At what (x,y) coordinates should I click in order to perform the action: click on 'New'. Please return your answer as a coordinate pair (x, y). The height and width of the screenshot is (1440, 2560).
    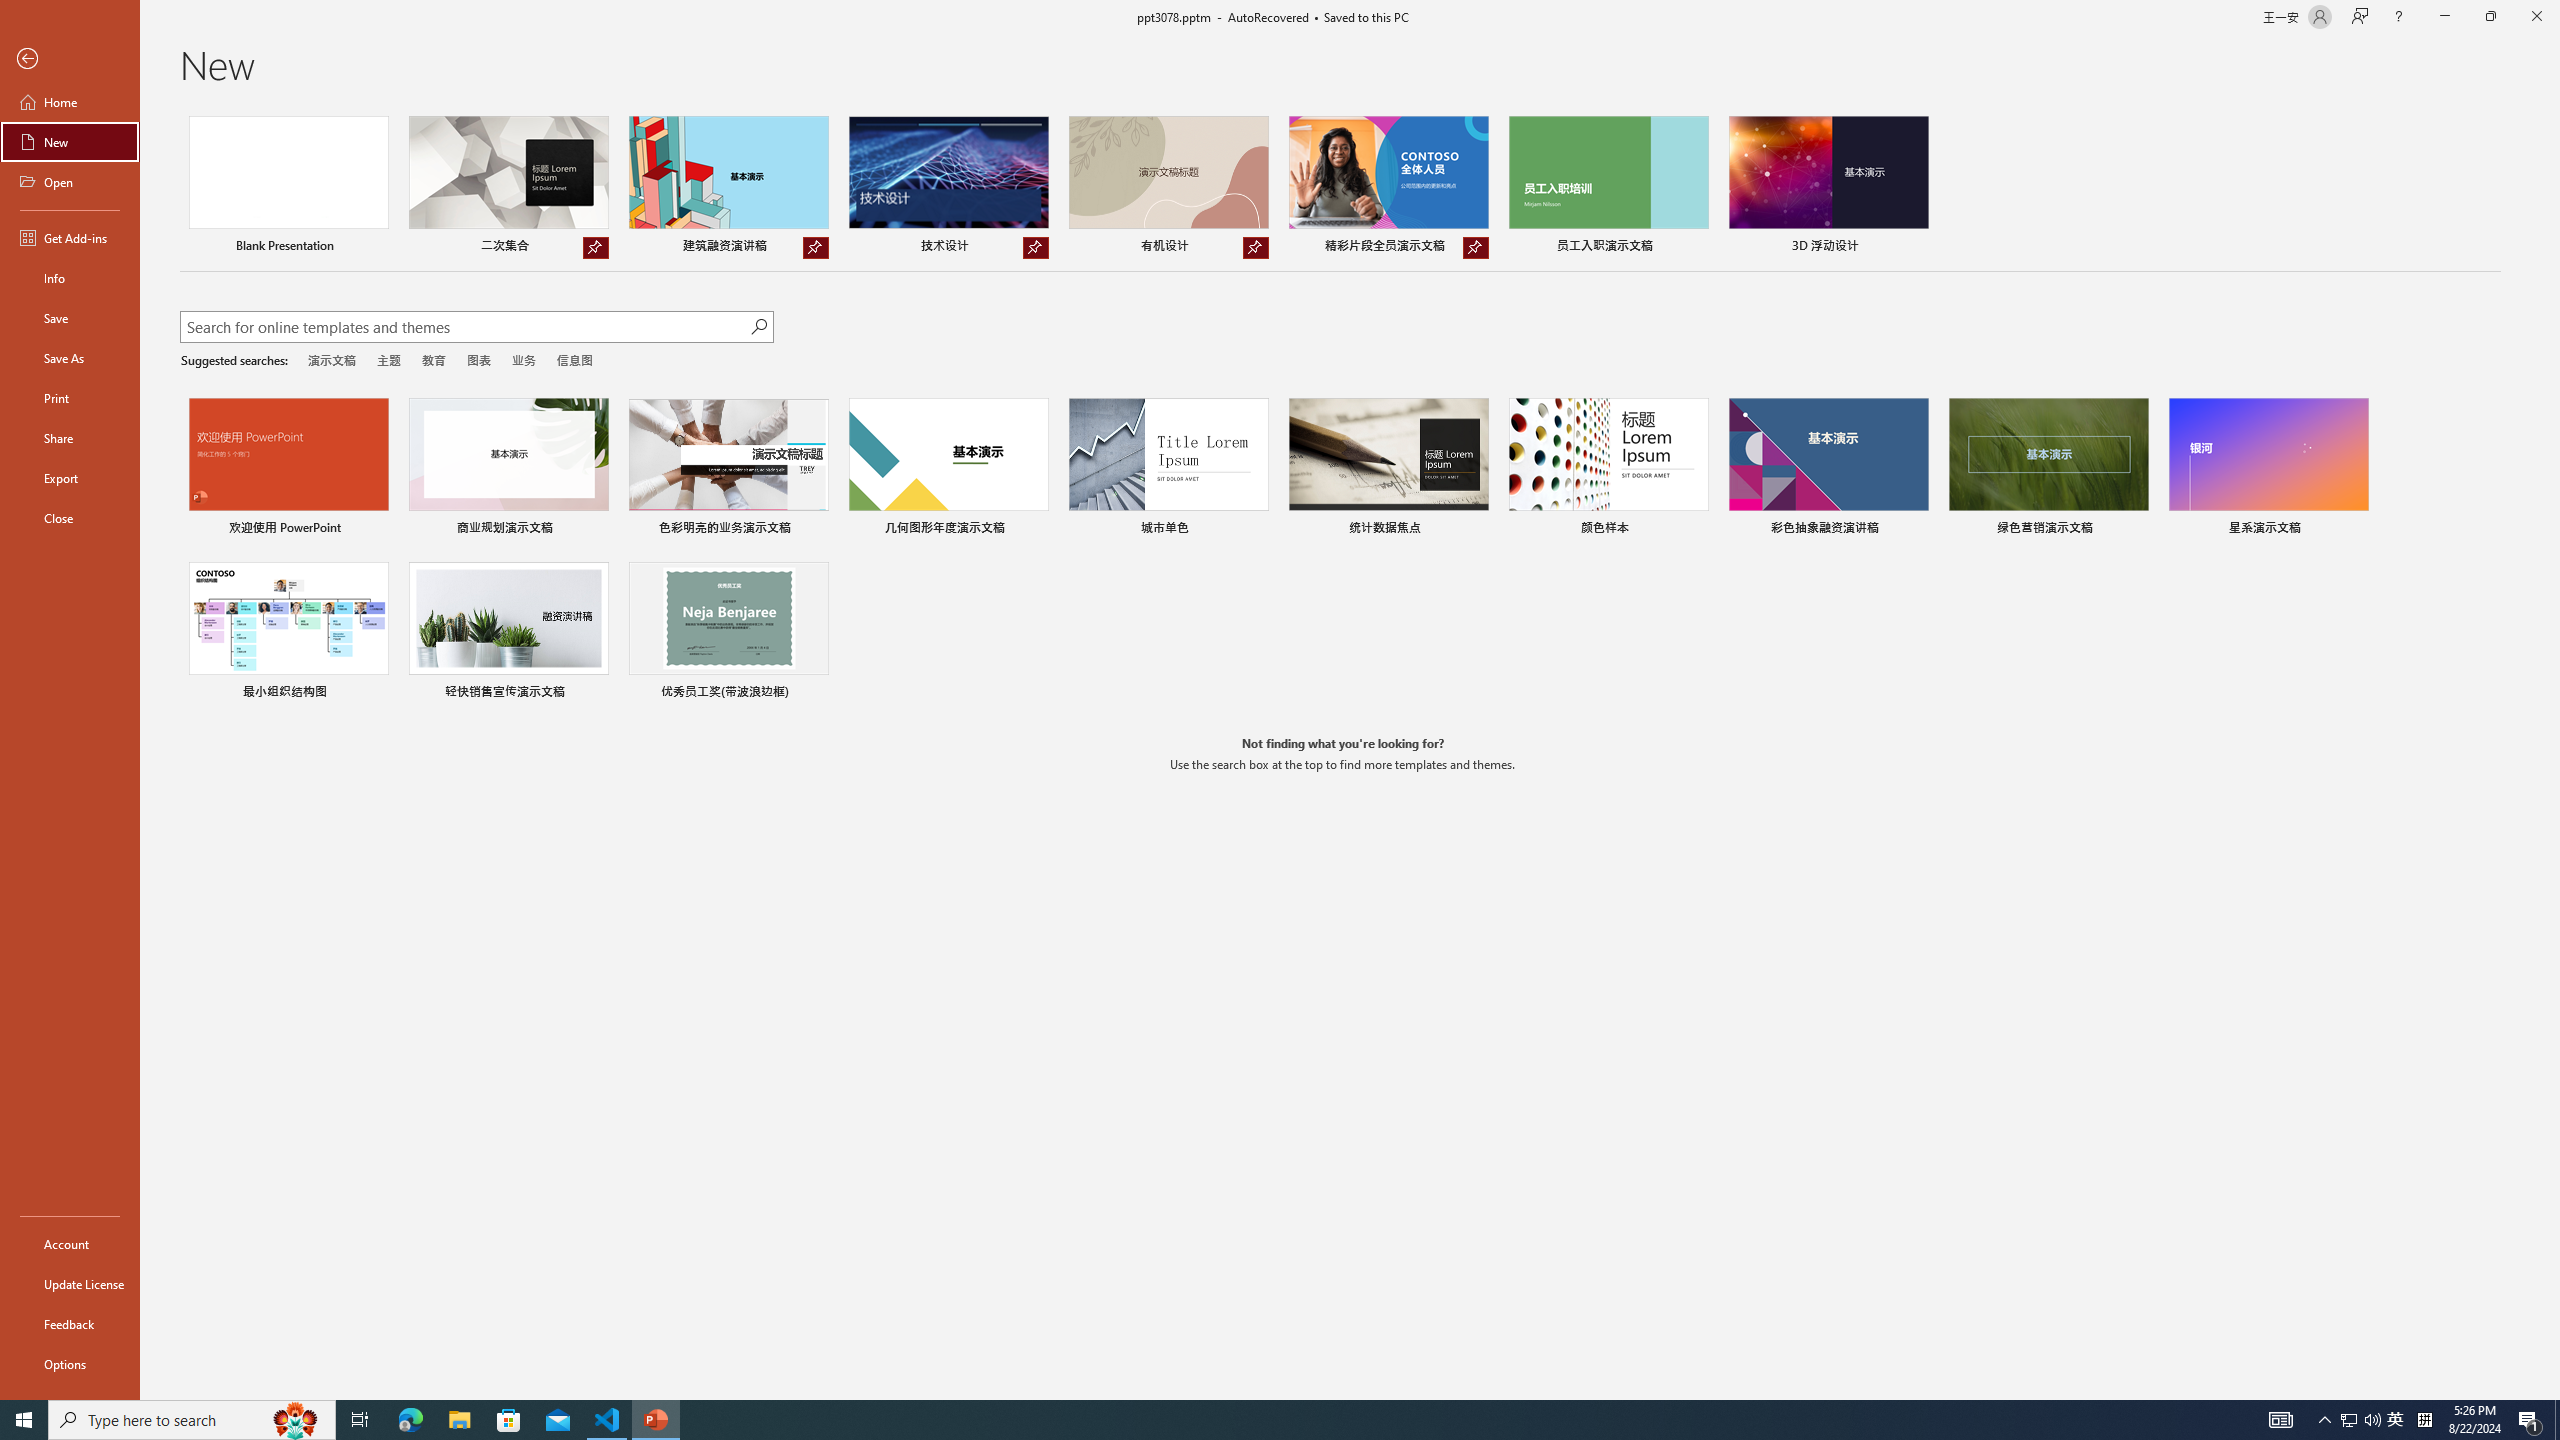
    Looking at the image, I should click on (69, 141).